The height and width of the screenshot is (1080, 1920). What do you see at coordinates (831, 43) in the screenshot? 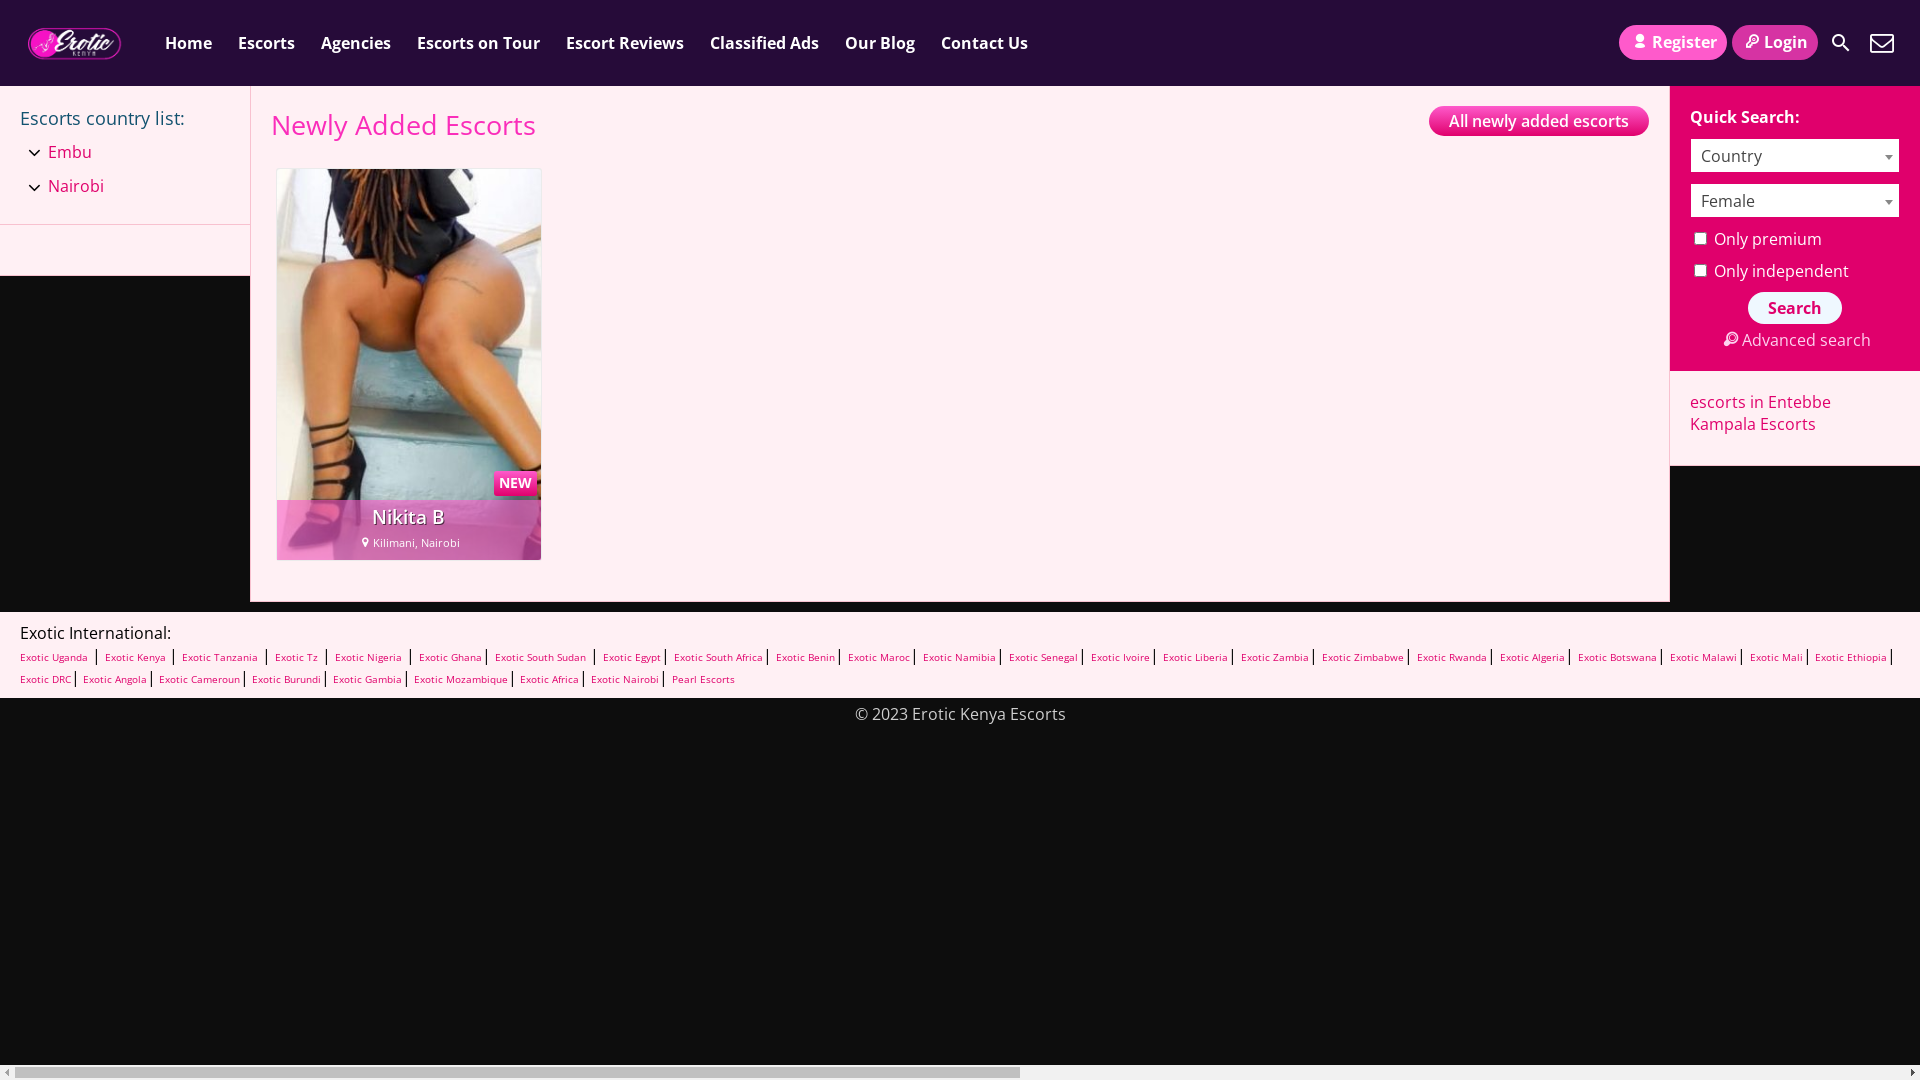
I see `'Our Blog'` at bounding box center [831, 43].